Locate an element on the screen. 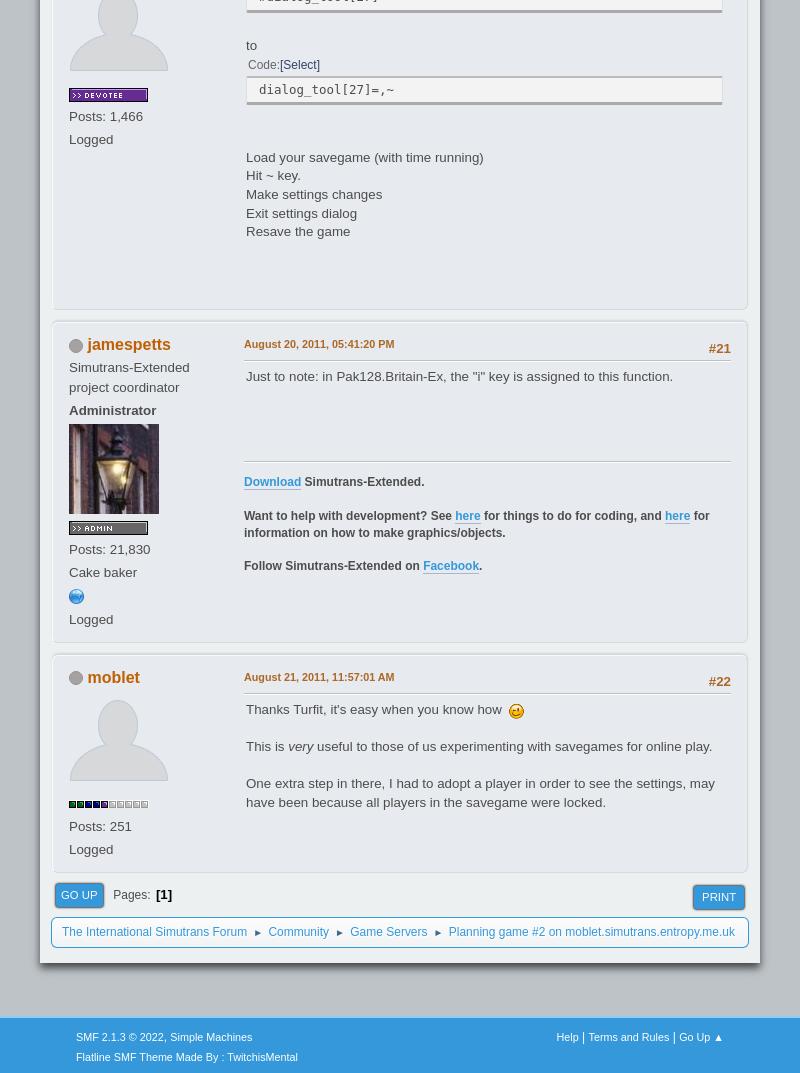  'moblet' is located at coordinates (111, 676).